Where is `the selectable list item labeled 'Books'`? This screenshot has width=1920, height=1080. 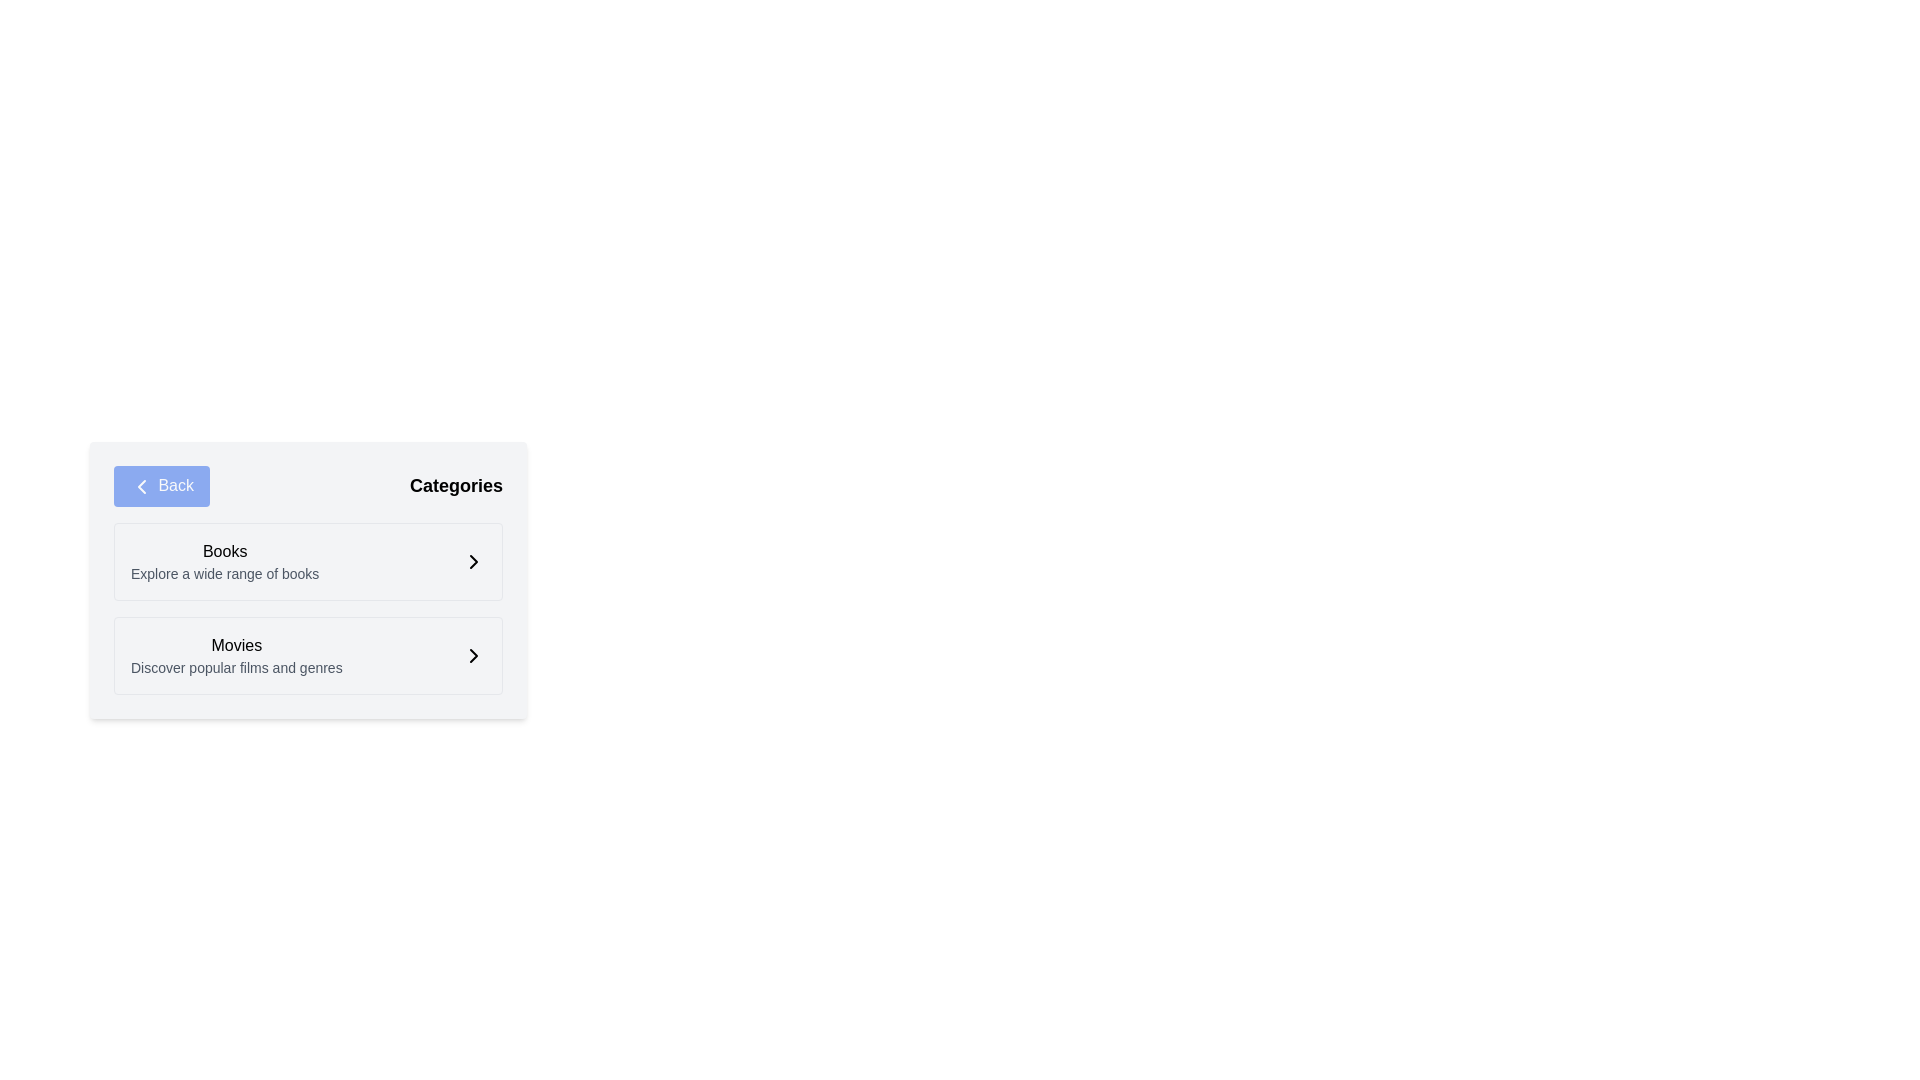
the selectable list item labeled 'Books' is located at coordinates (307, 580).